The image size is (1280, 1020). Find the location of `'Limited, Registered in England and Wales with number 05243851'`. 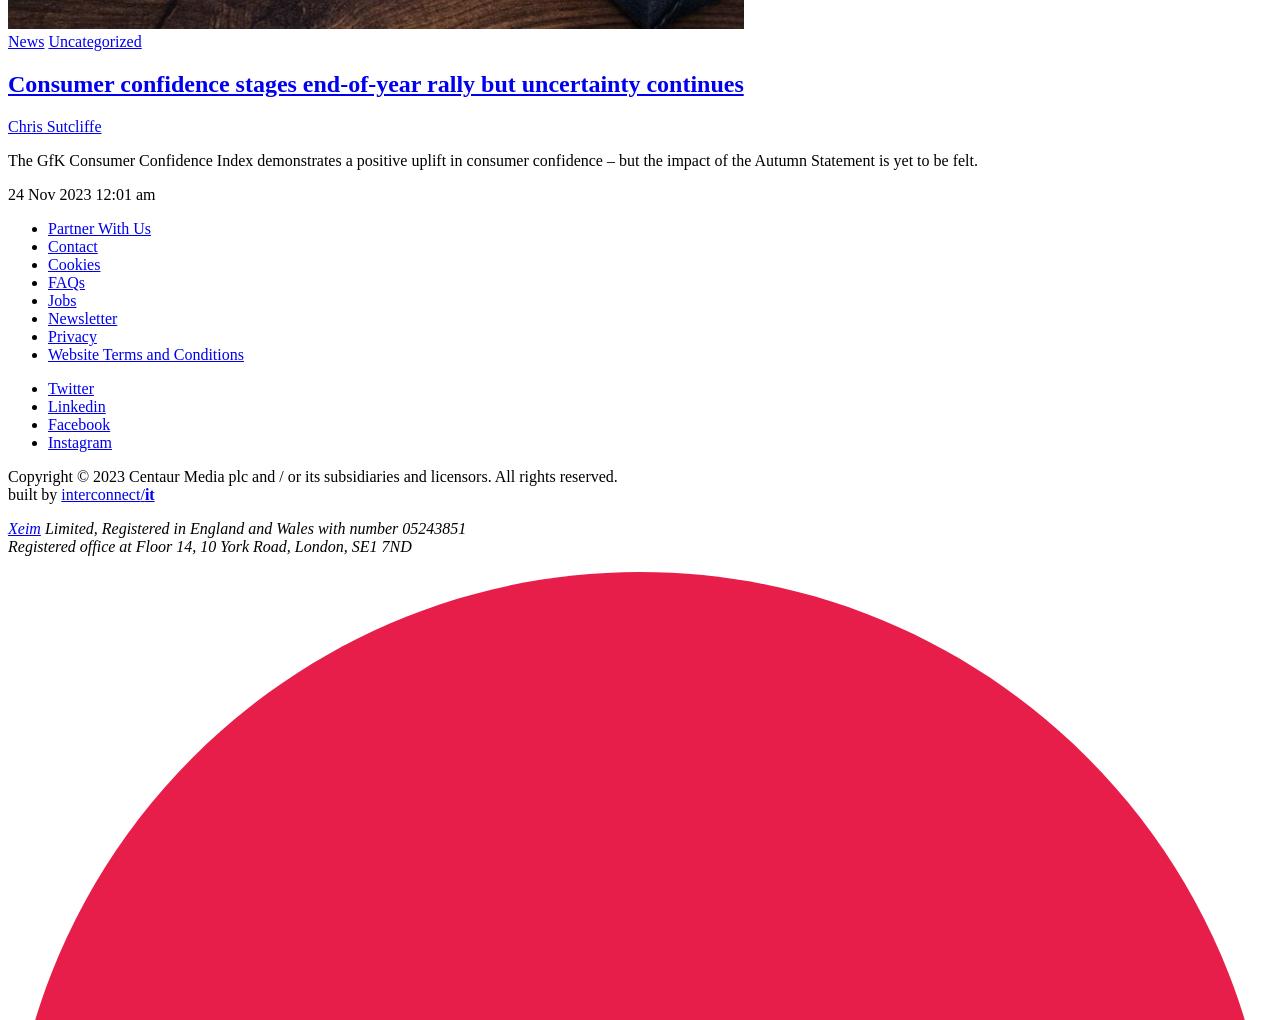

'Limited, Registered in England and Wales with number 05243851' is located at coordinates (252, 526).